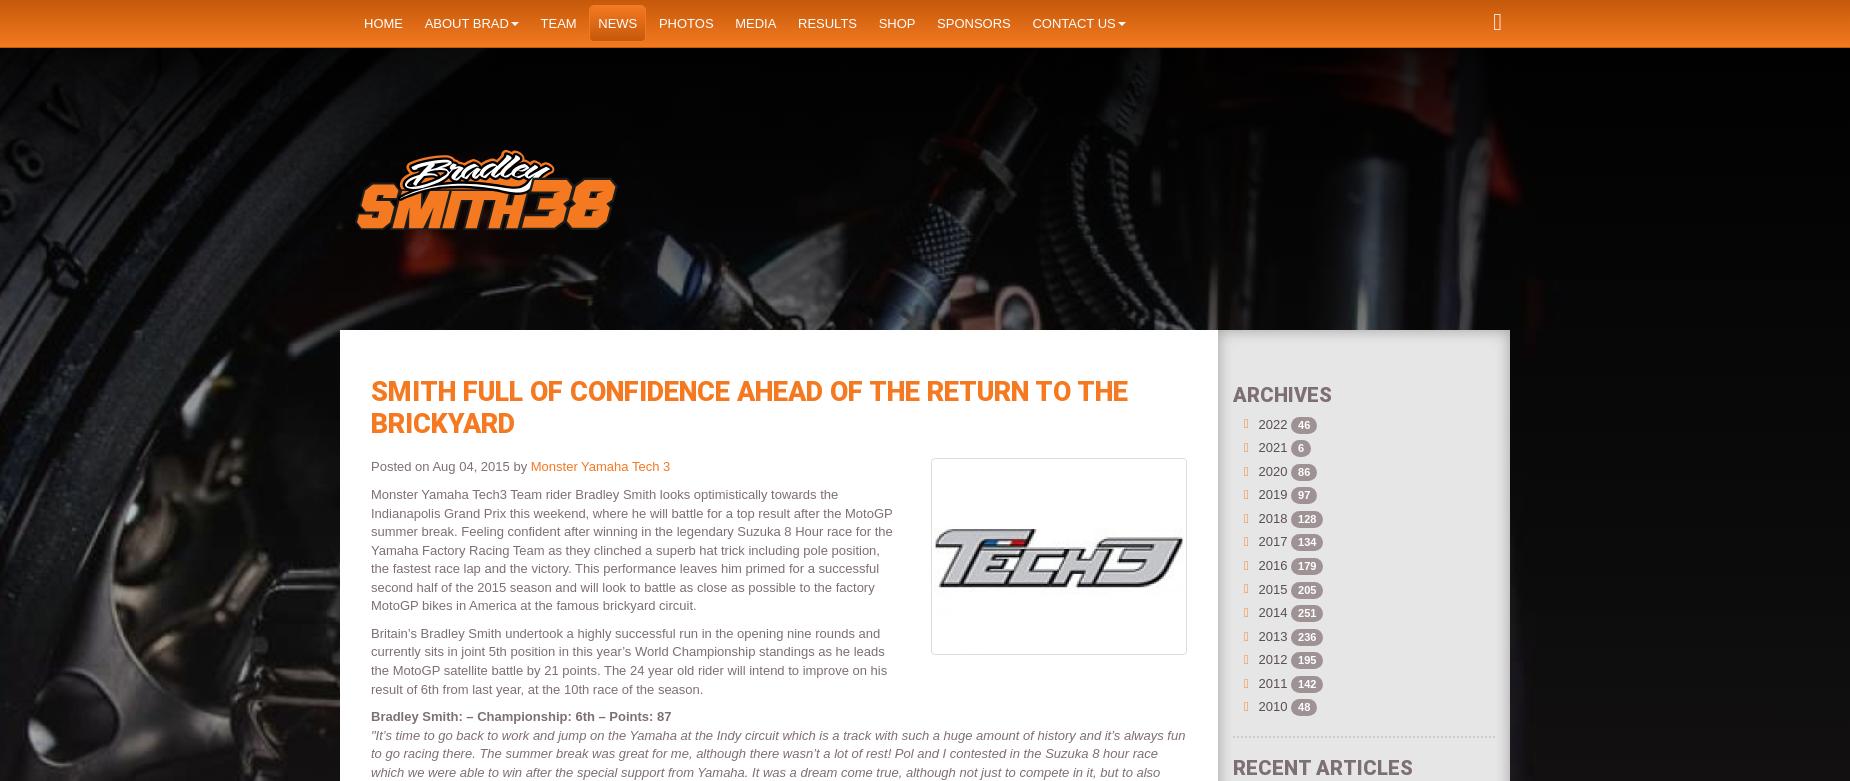  I want to click on 'Bradley Smith: – Championship: 6th – Points: 87', so click(520, 715).